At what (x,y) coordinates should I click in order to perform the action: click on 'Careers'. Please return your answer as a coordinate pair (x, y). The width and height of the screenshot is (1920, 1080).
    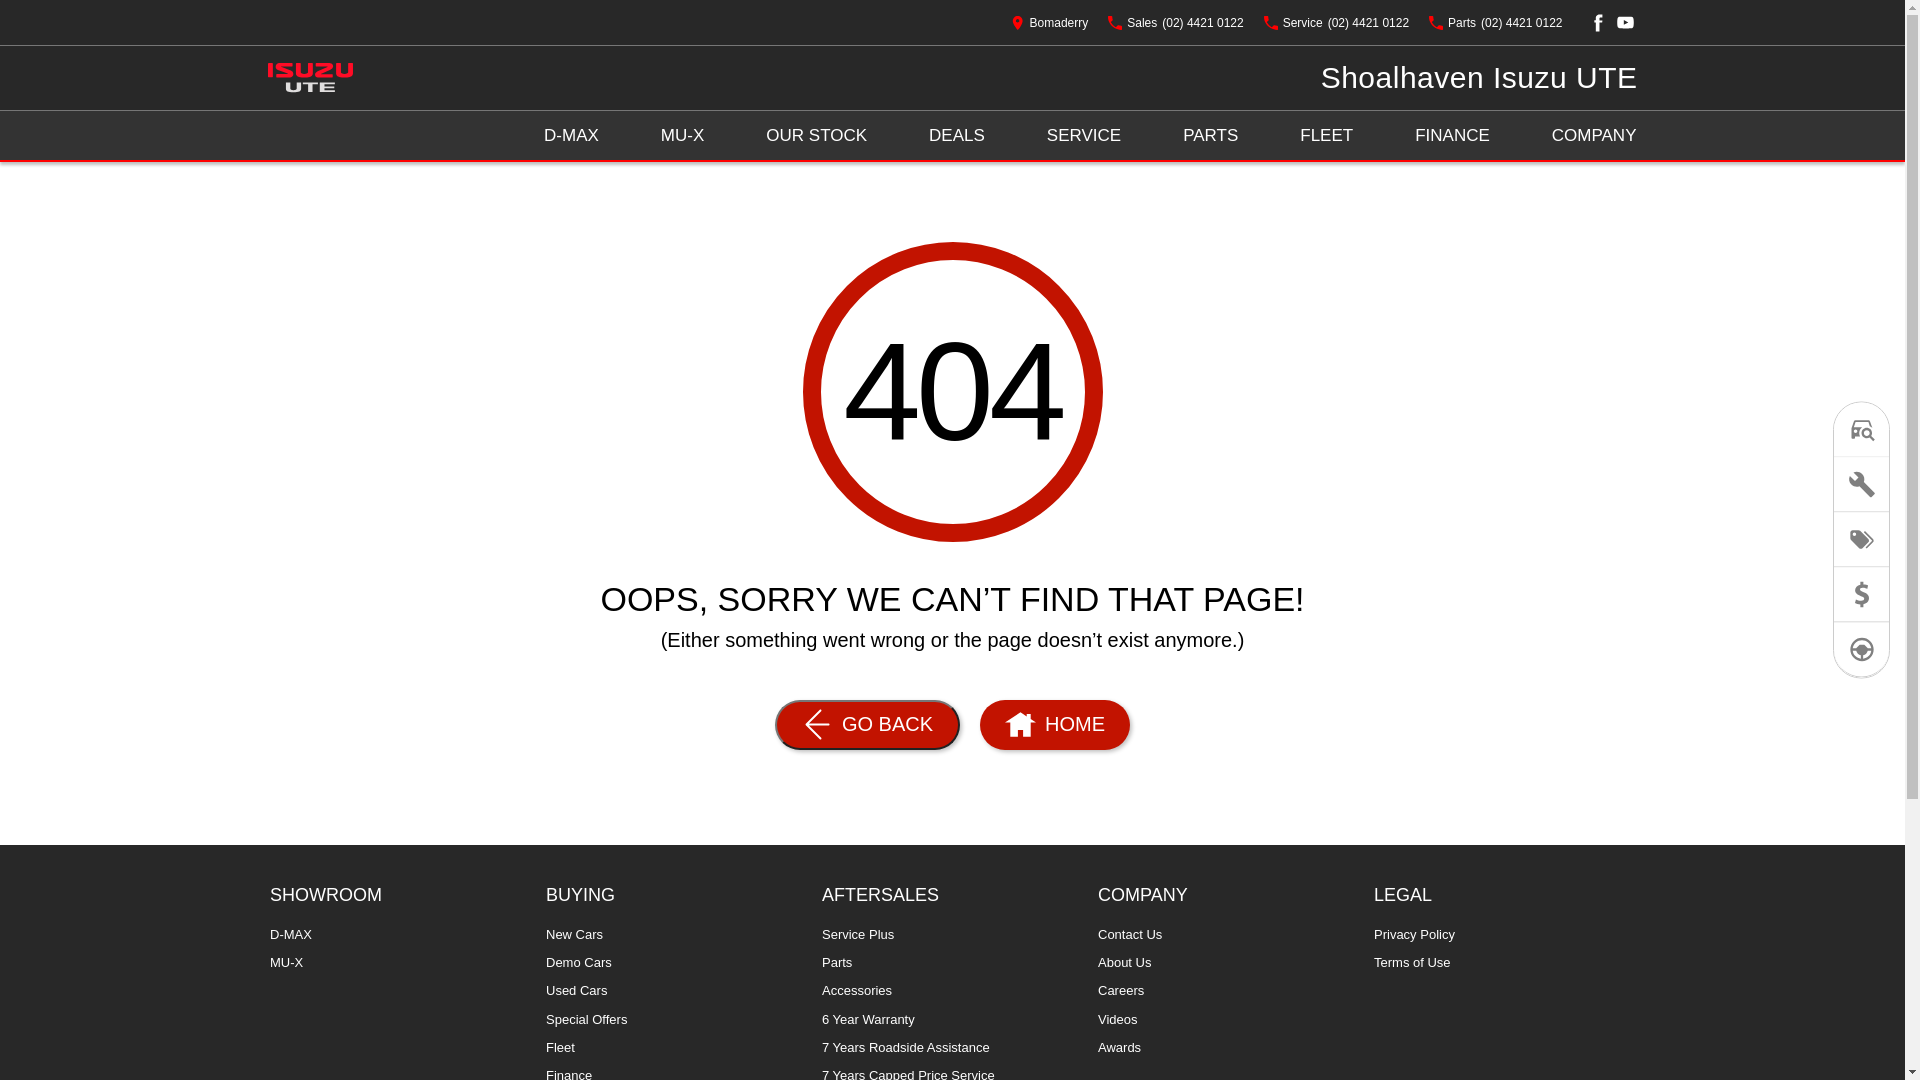
    Looking at the image, I should click on (1121, 995).